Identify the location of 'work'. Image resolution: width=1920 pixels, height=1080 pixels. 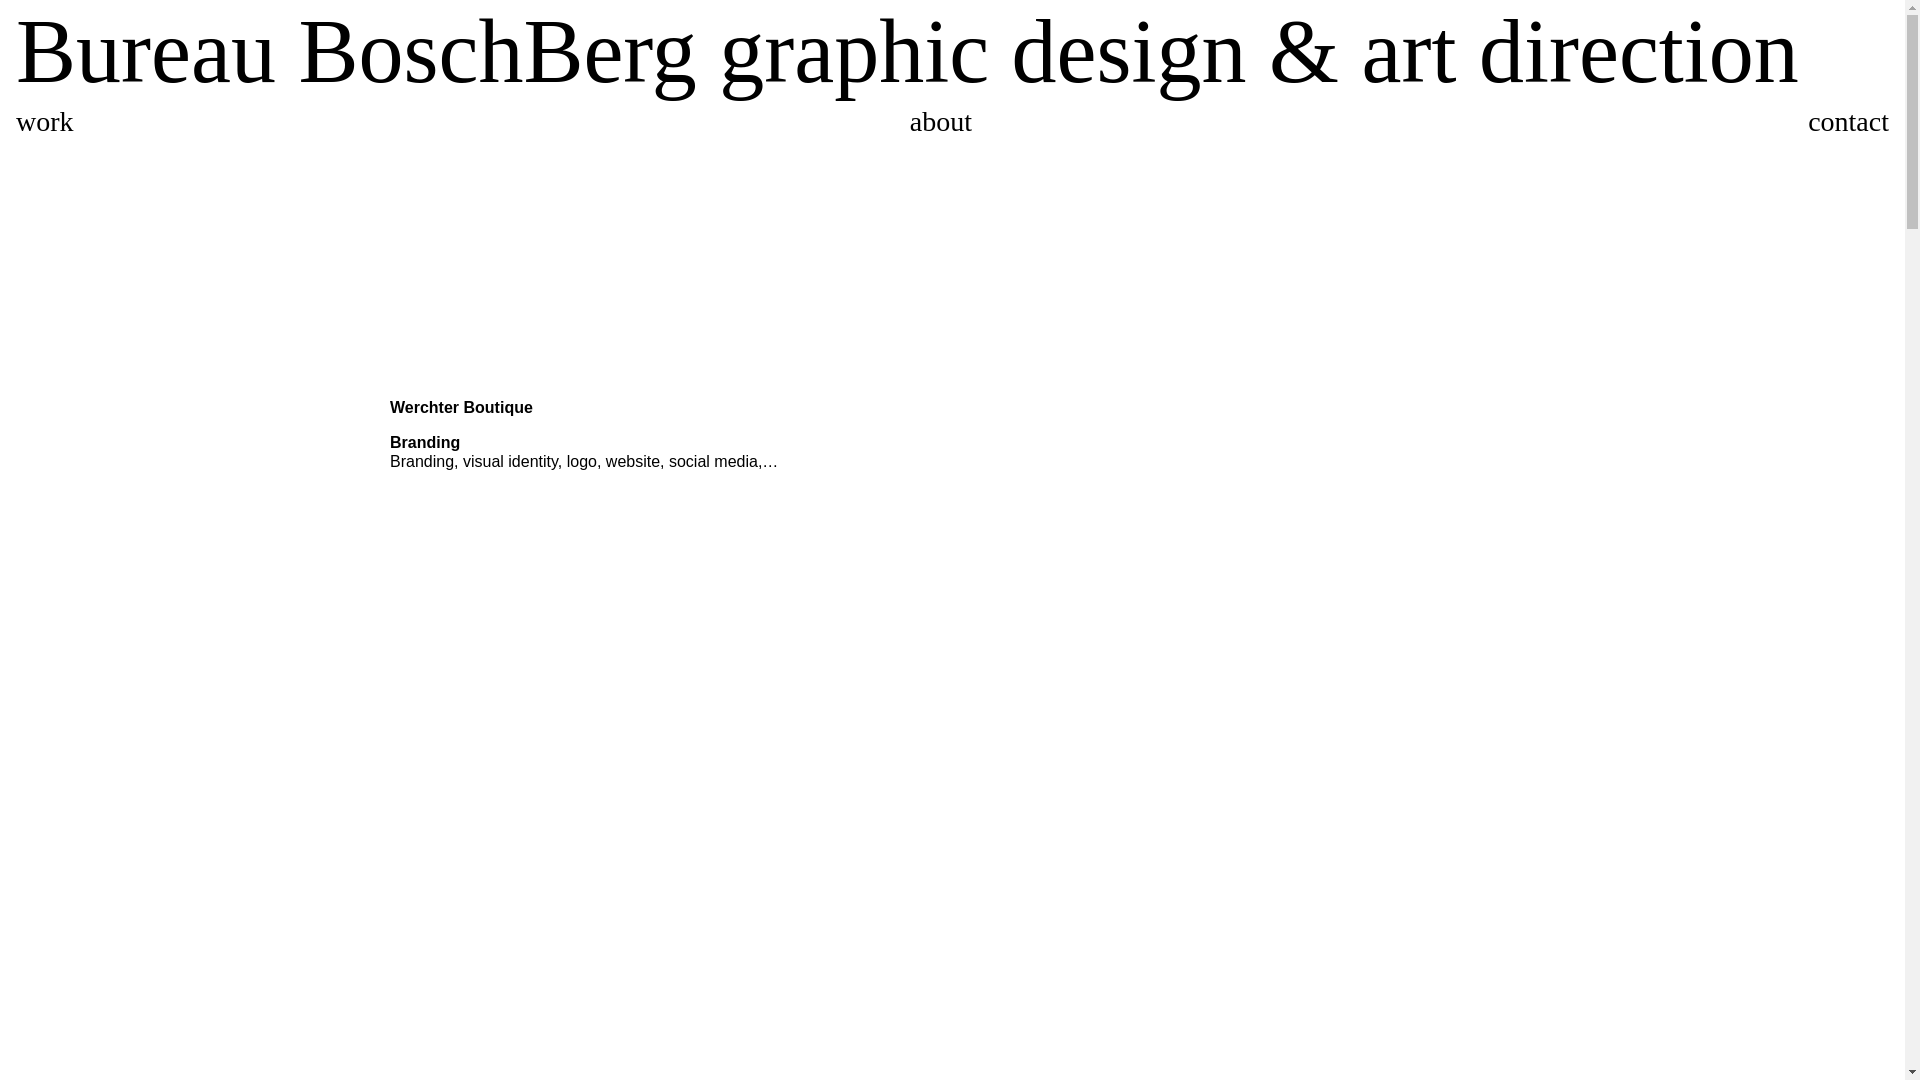
(44, 121).